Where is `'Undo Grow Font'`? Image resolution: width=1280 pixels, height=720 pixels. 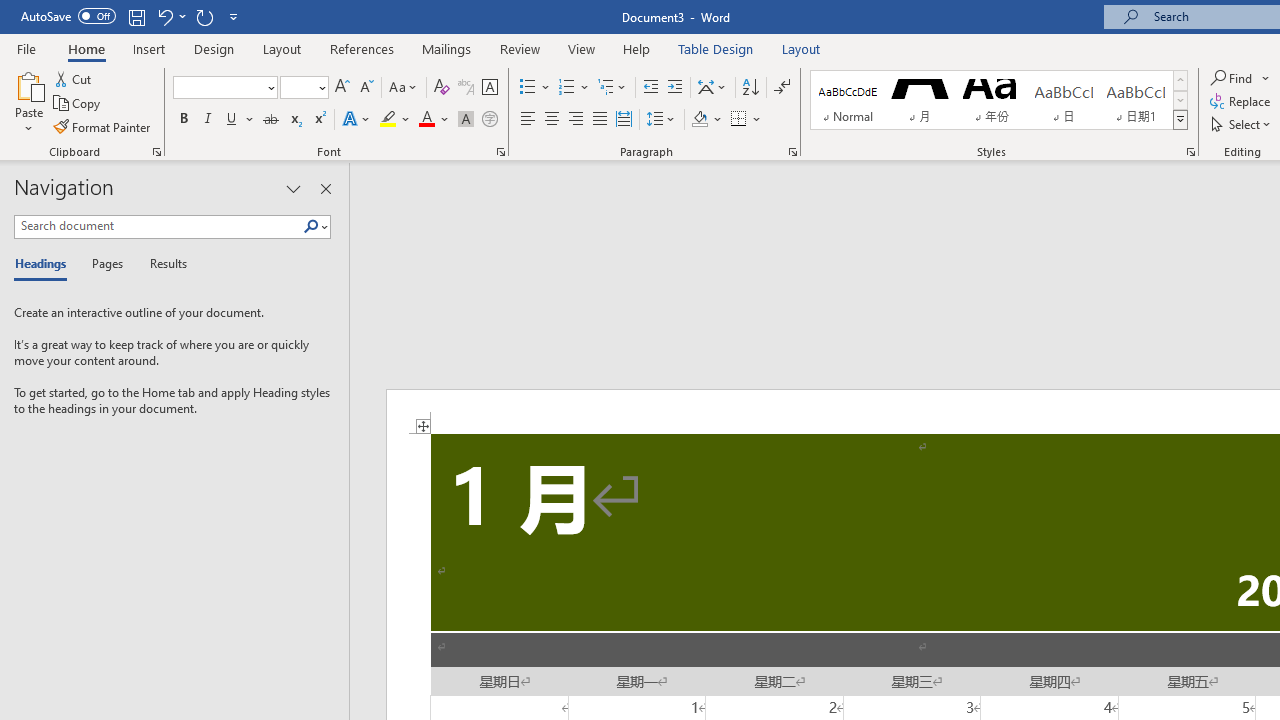 'Undo Grow Font' is located at coordinates (164, 16).